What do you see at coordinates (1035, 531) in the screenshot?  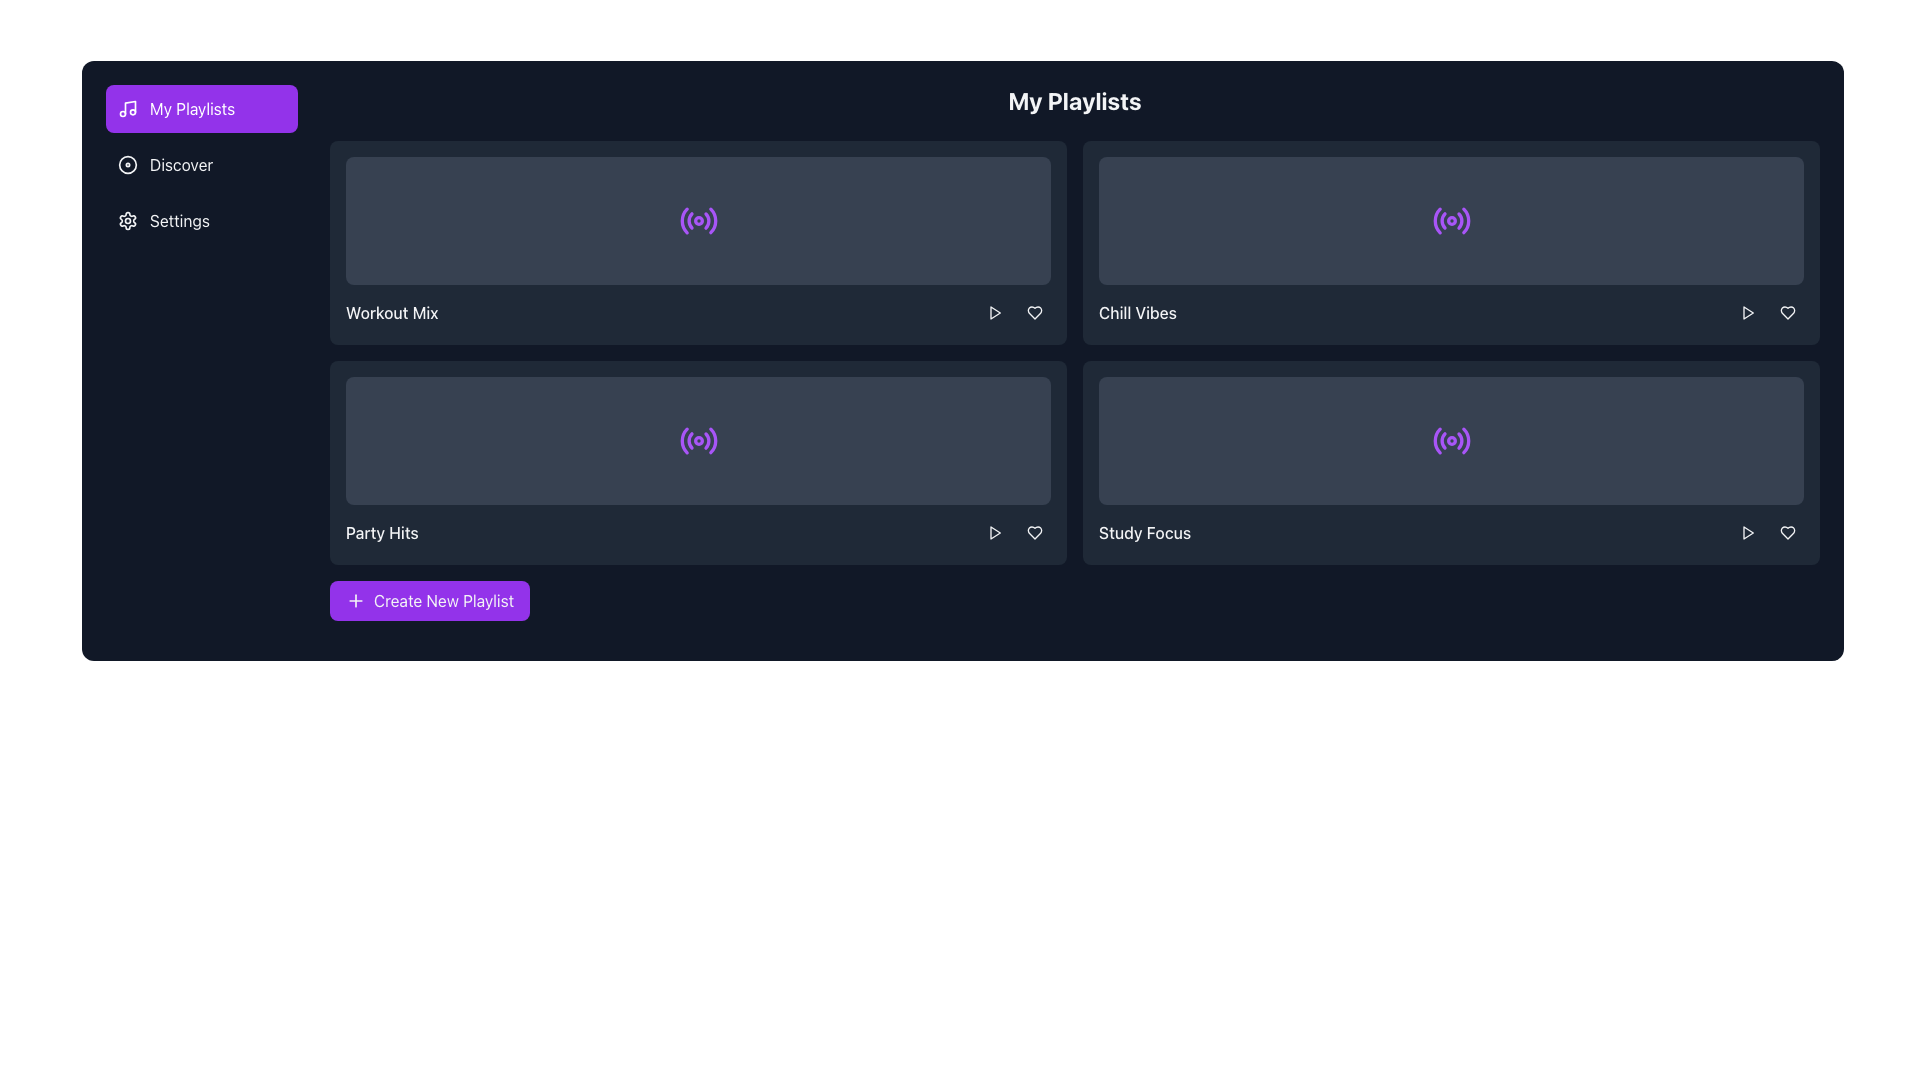 I see `the heart icon button in the bottom-right corner of the 'Study Focus' tile within the 'My Playlists' section` at bounding box center [1035, 531].